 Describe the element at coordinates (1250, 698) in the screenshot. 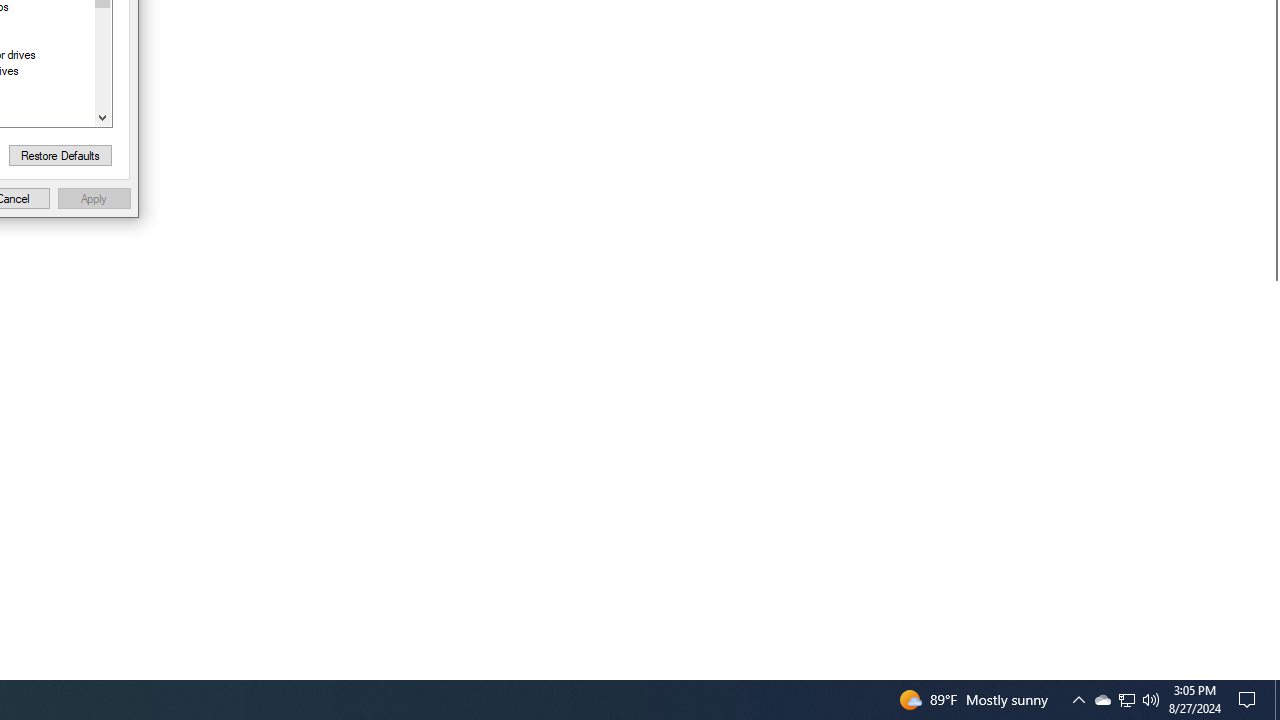

I see `'Show desktop'` at that location.